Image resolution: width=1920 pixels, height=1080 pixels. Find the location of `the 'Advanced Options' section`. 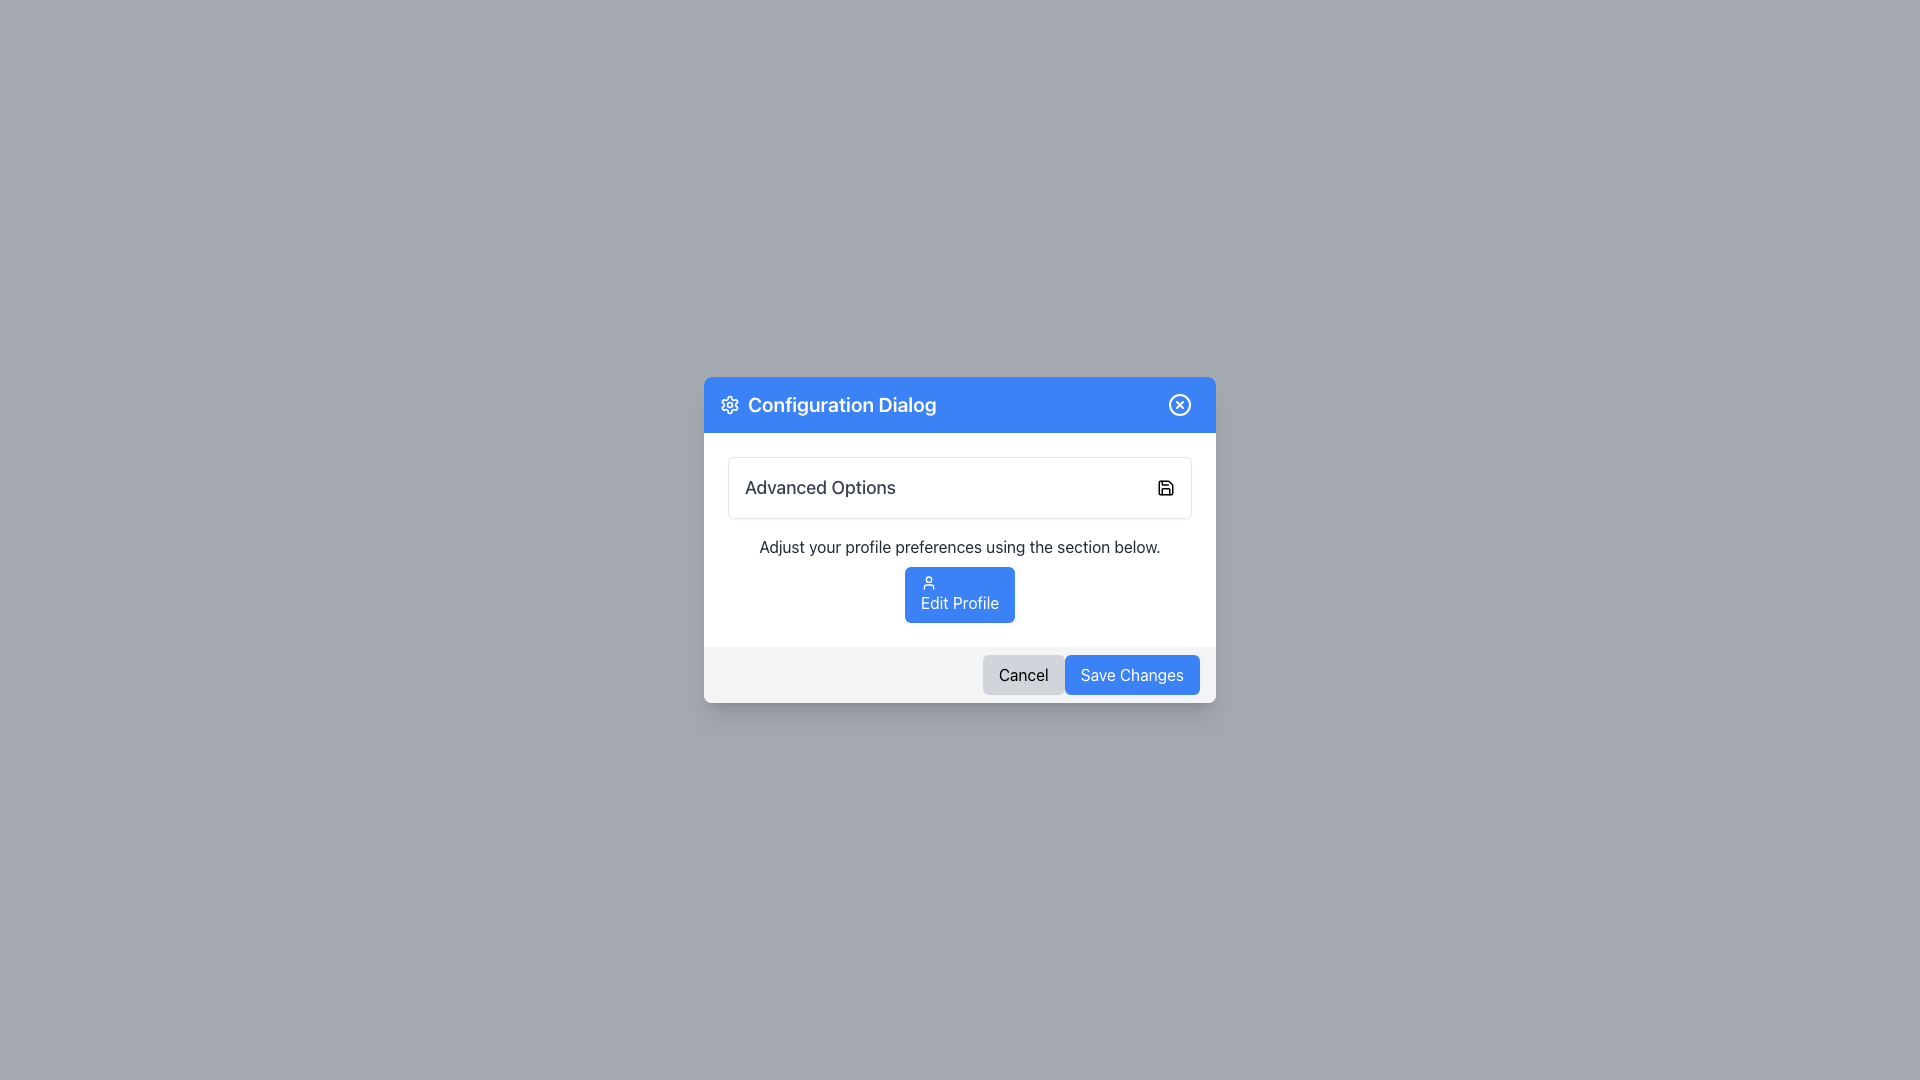

the 'Advanced Options' section is located at coordinates (960, 540).